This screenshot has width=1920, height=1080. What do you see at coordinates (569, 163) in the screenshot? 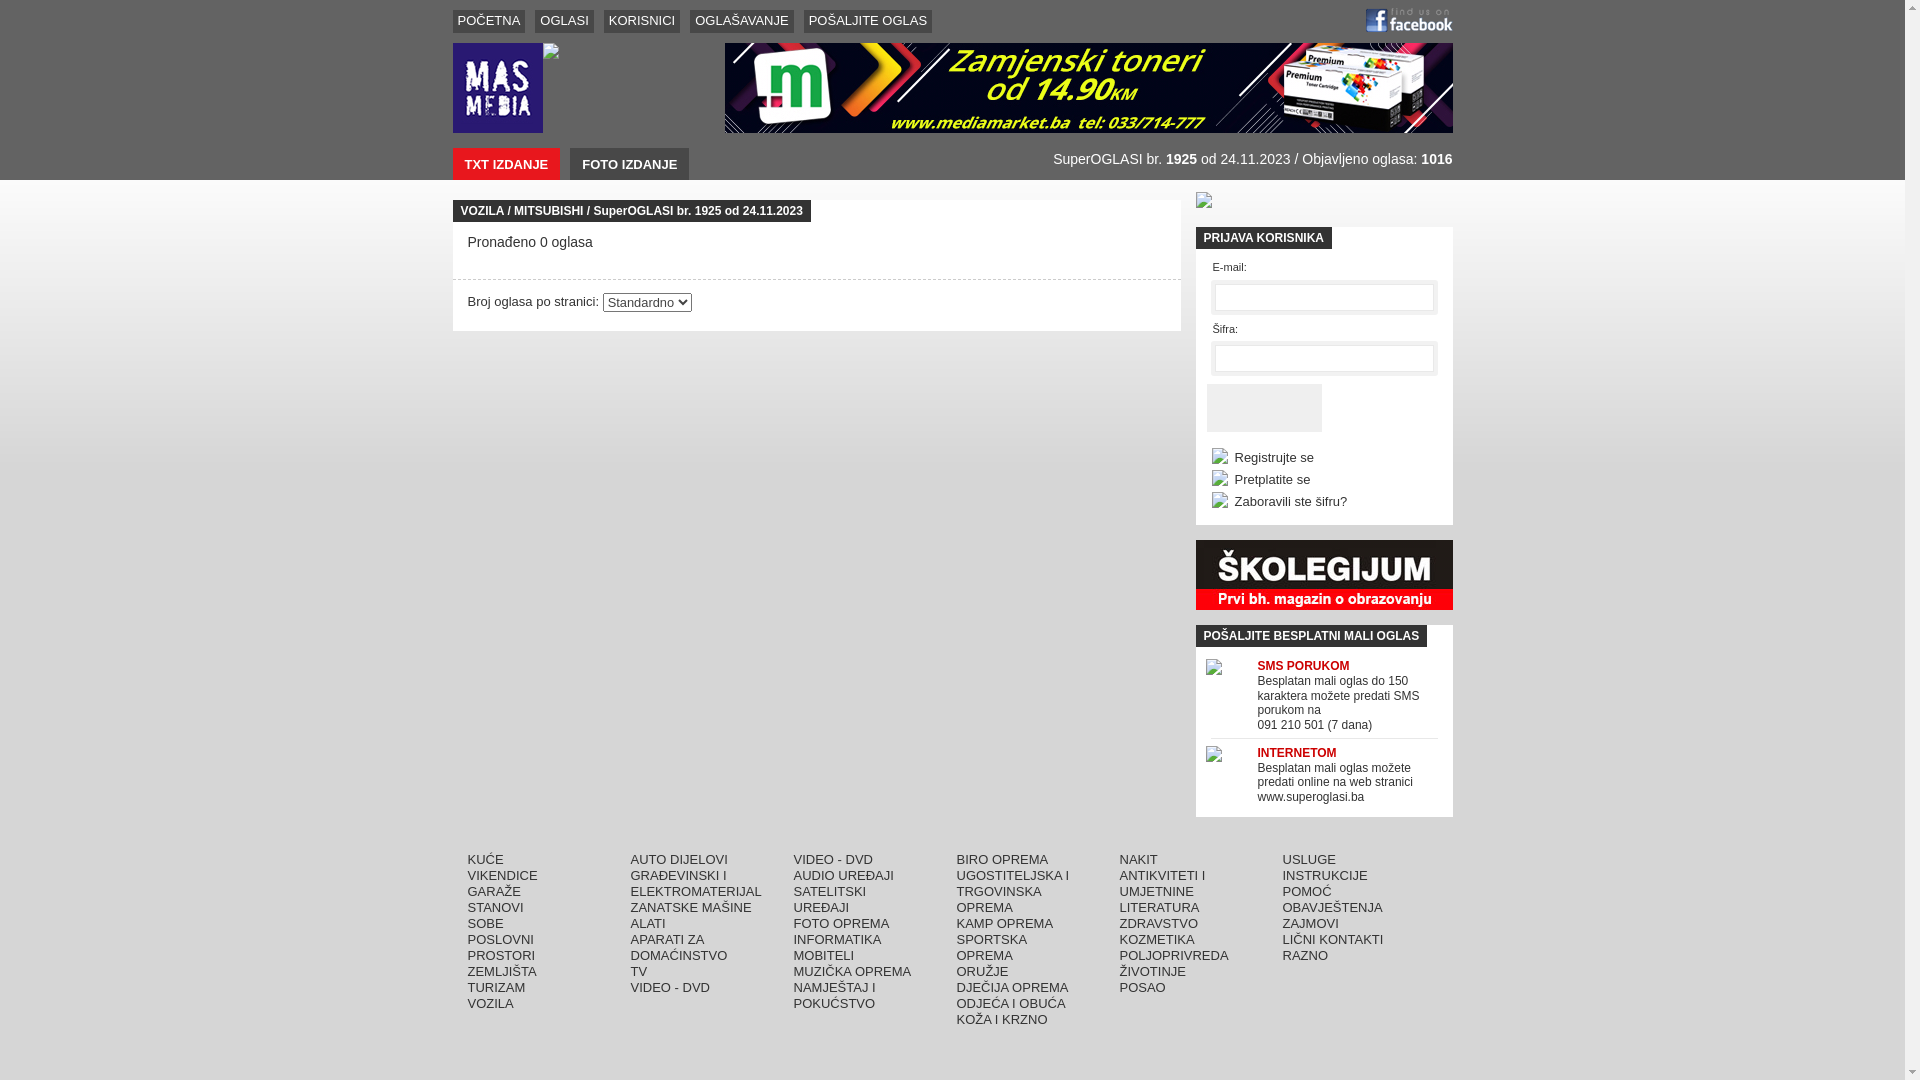
I see `'FOTO IZDANJE'` at bounding box center [569, 163].